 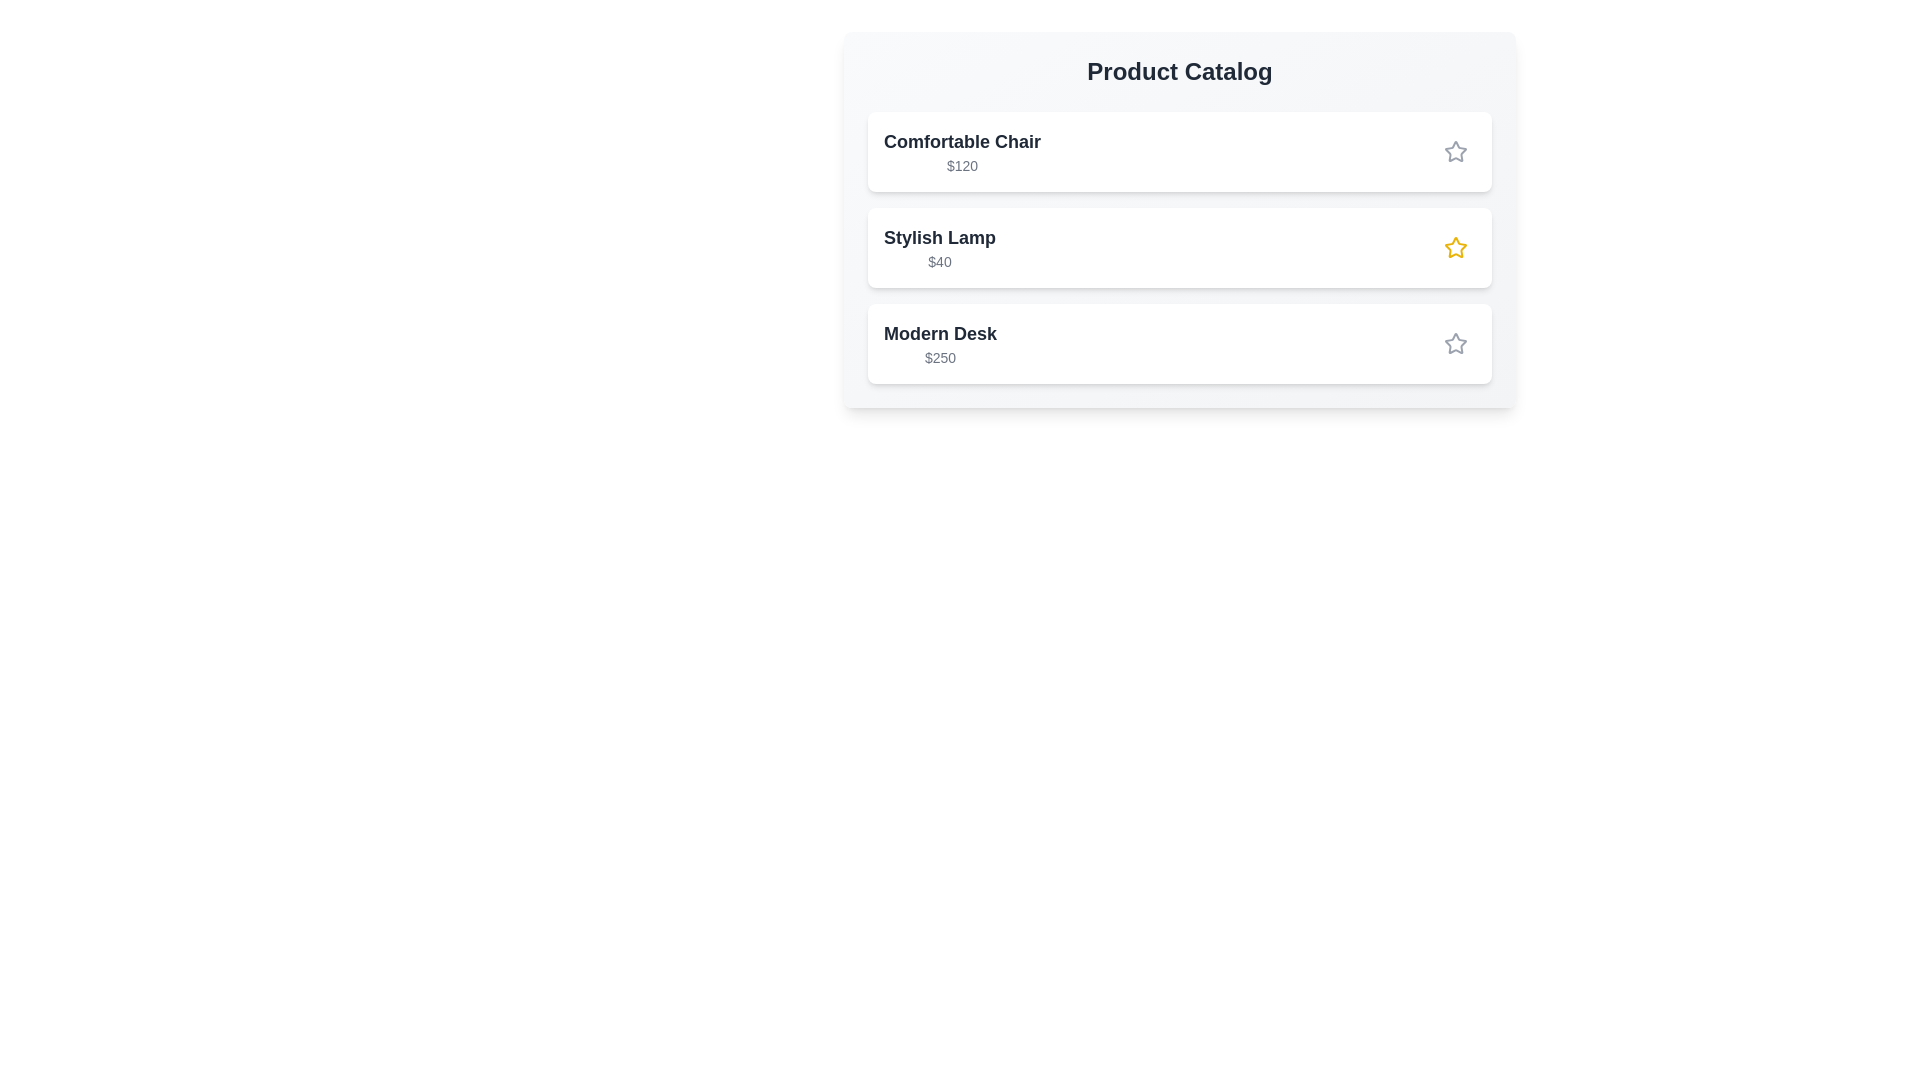 What do you see at coordinates (1180, 342) in the screenshot?
I see `the product Modern Desk in the catalog for inspection` at bounding box center [1180, 342].